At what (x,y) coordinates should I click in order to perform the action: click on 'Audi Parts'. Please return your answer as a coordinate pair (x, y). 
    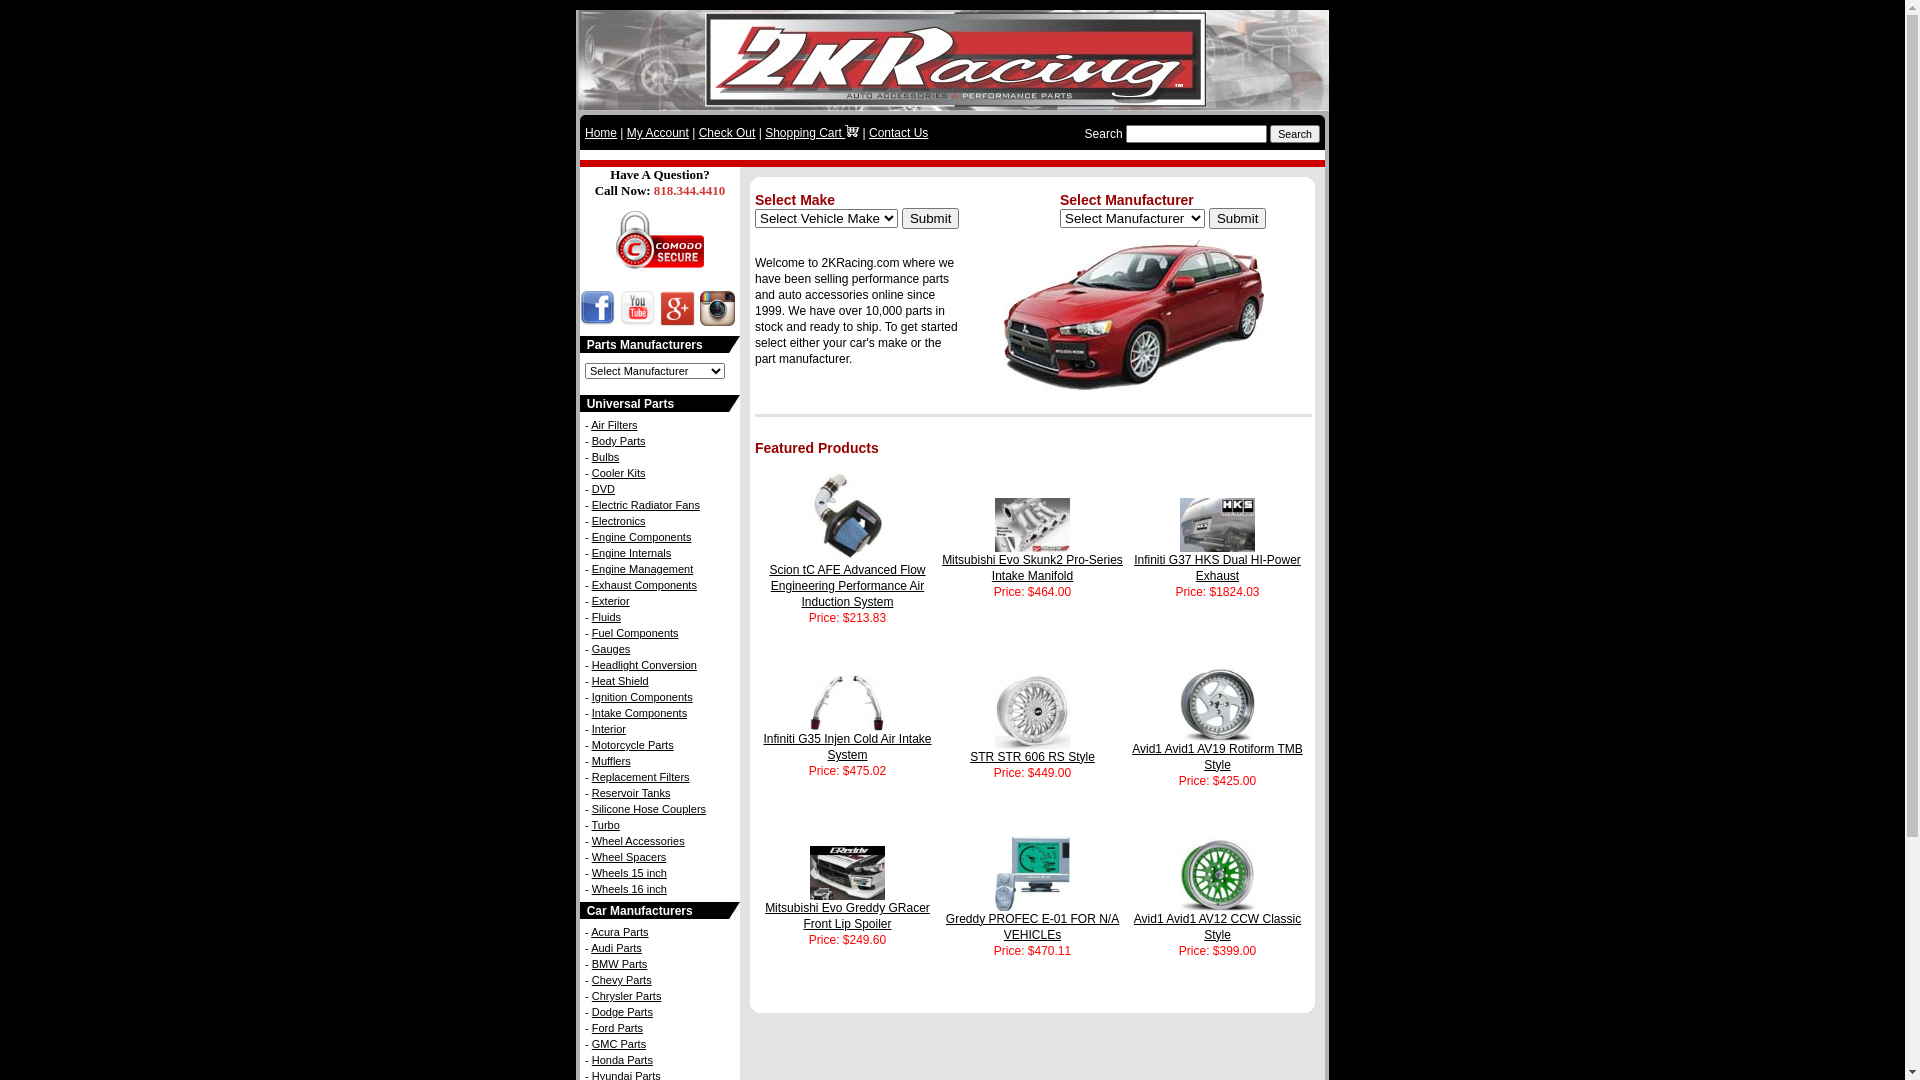
    Looking at the image, I should click on (615, 947).